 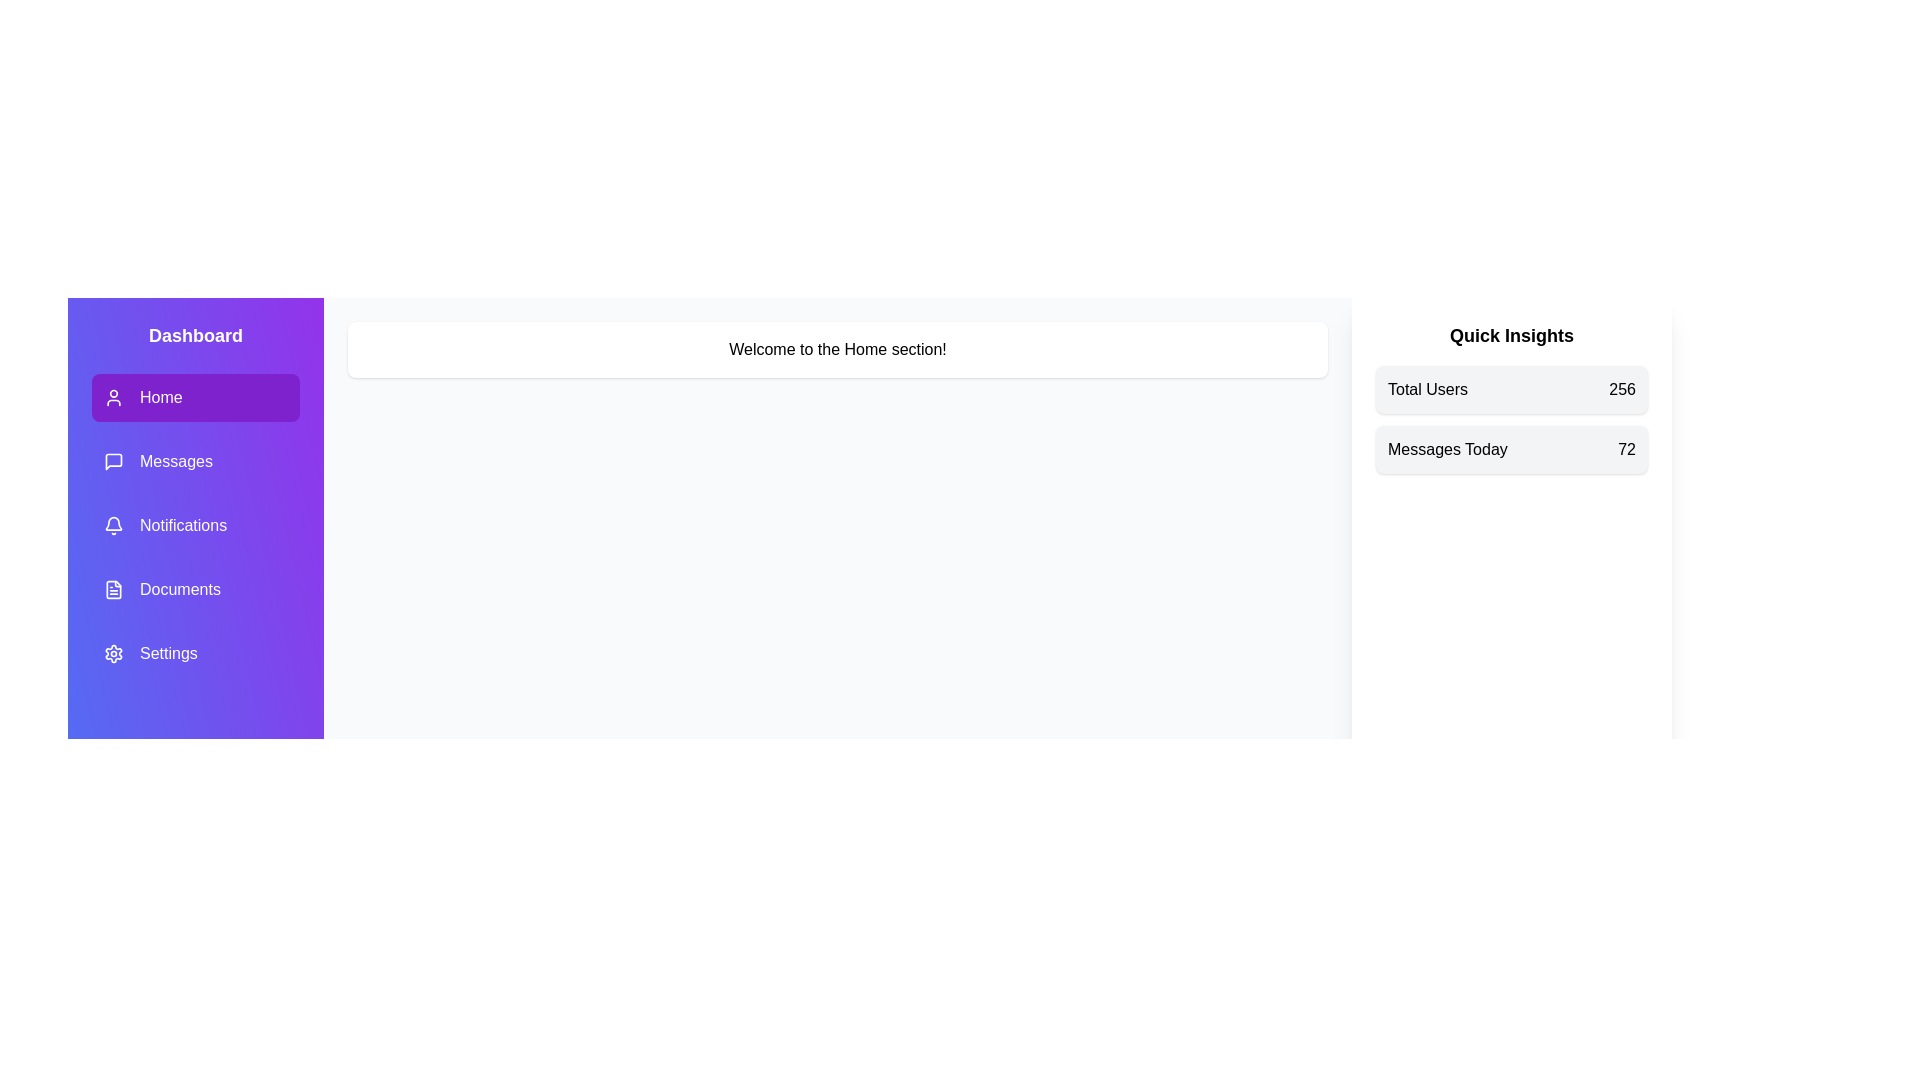 What do you see at coordinates (113, 654) in the screenshot?
I see `the settings icon located in the bottom part of the vertical menu on the left side of the interface, under the label 'Settings' in the sidebar` at bounding box center [113, 654].